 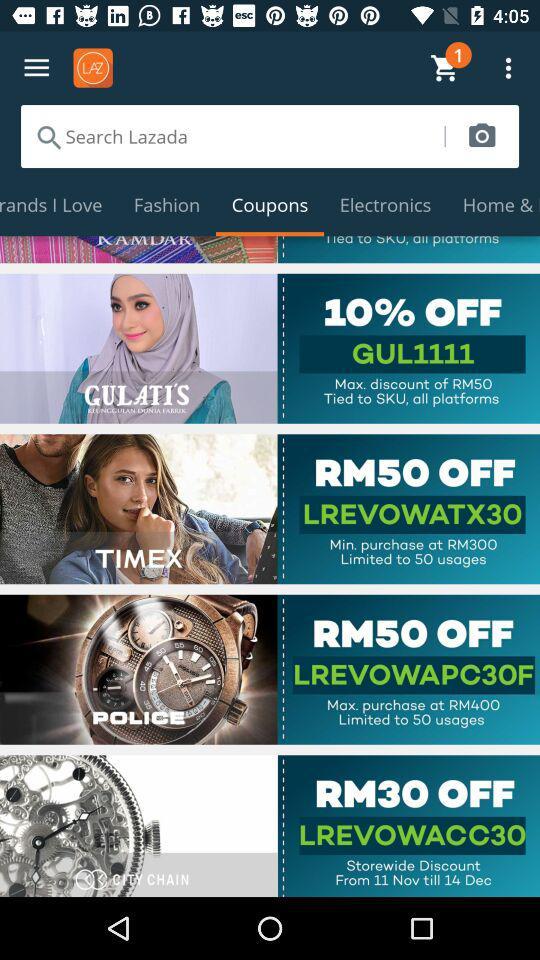 I want to click on open more options, so click(x=36, y=68).